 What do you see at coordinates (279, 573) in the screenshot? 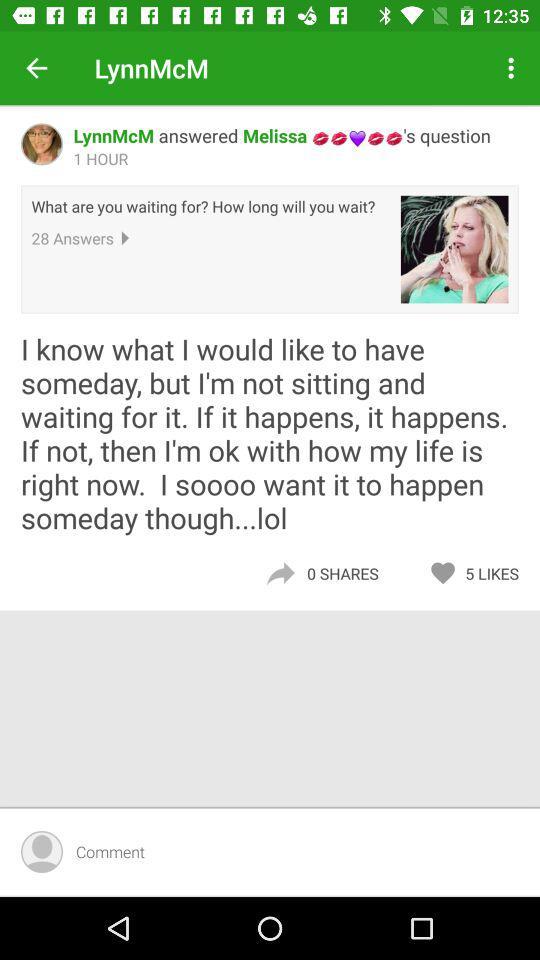
I see `forward the message` at bounding box center [279, 573].